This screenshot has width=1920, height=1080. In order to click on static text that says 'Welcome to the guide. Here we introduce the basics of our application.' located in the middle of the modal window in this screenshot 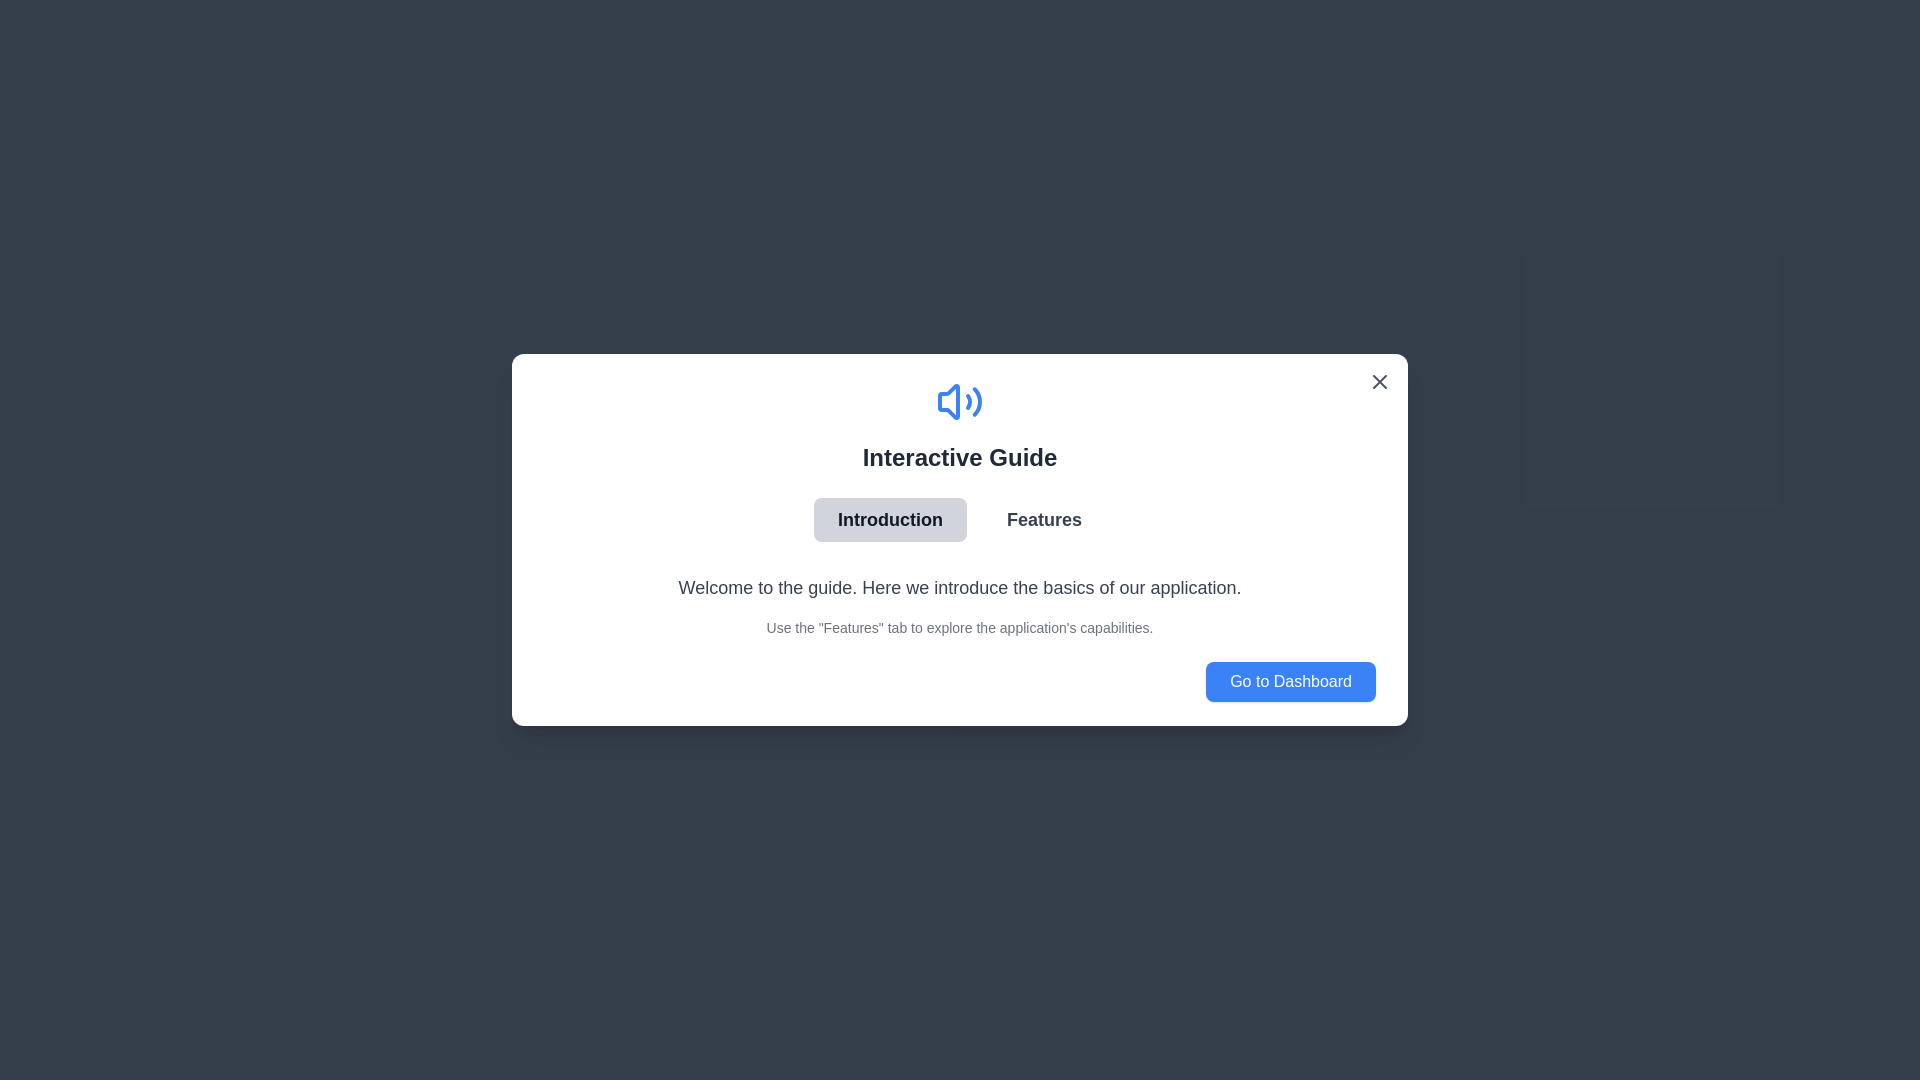, I will do `click(960, 586)`.